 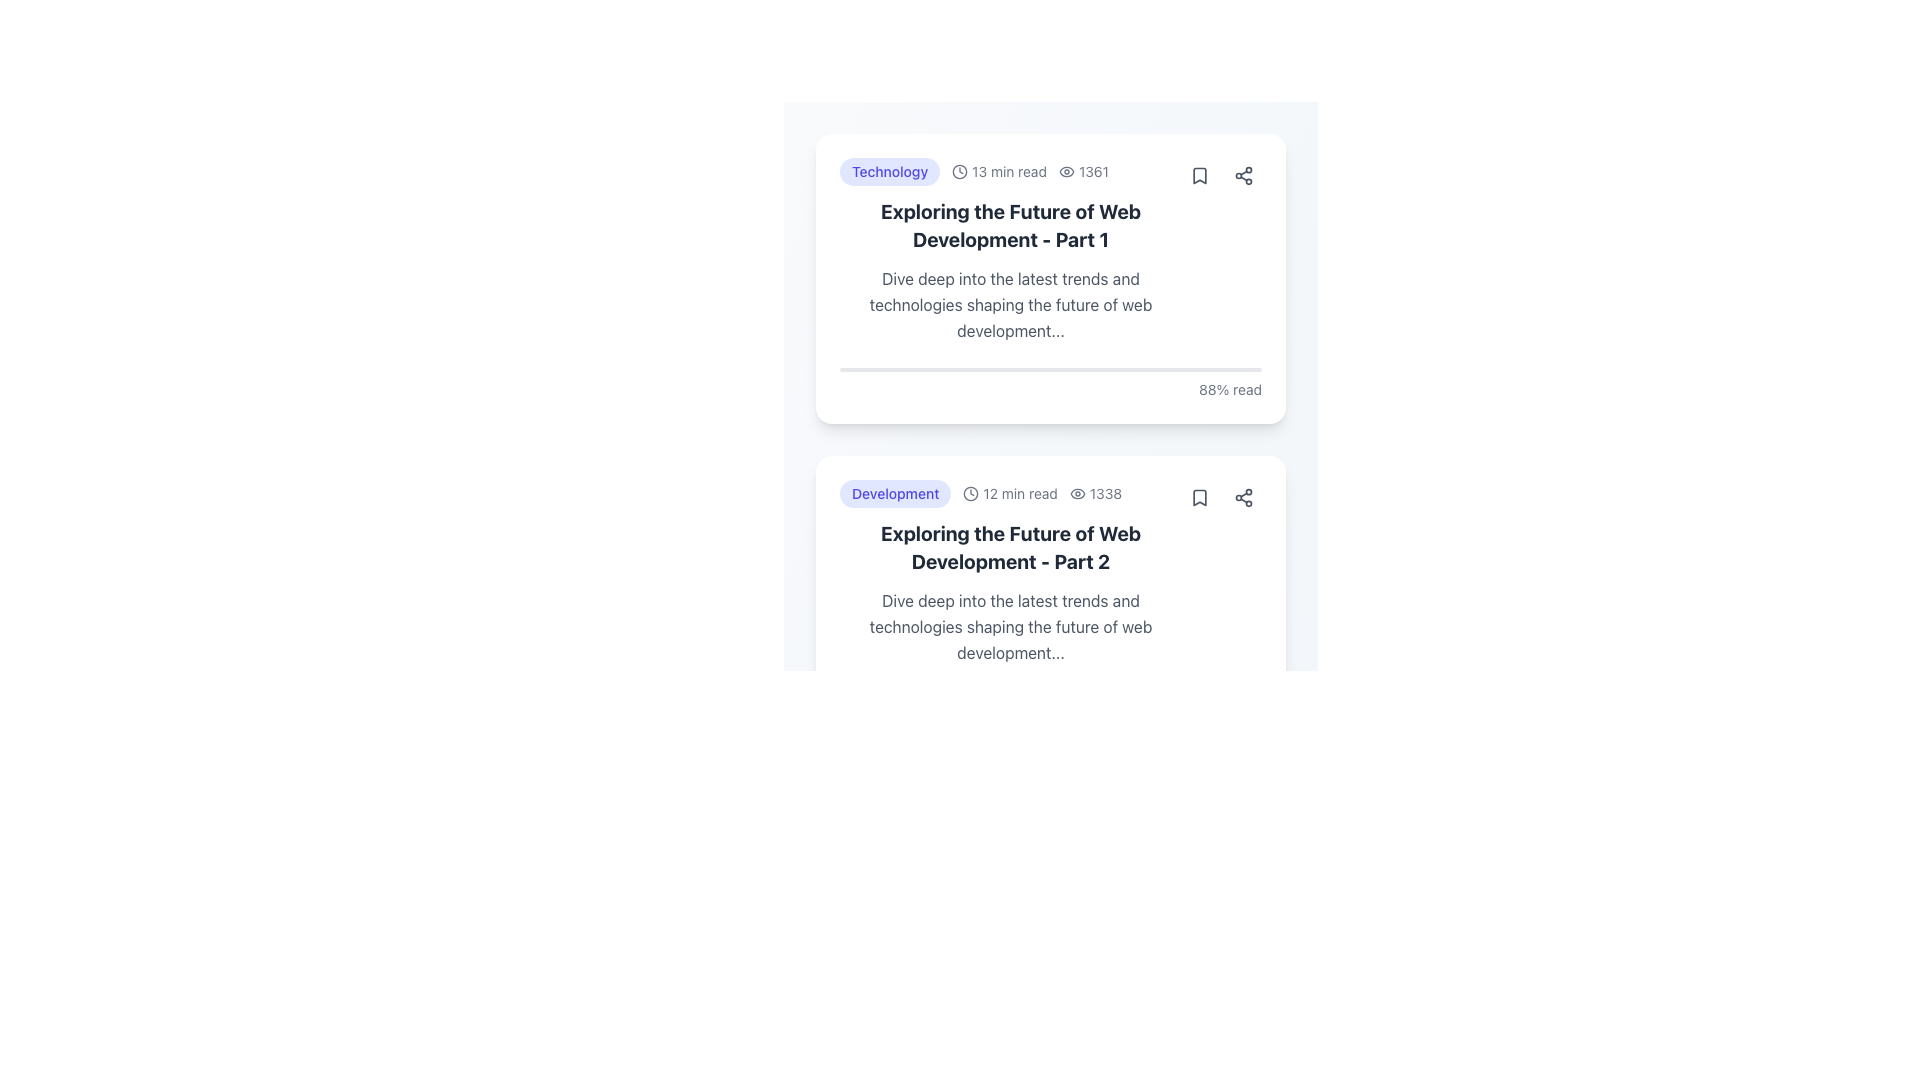 I want to click on the share button located in the top-right corner of the card, which is the second button in a horizontal group next to a bookmark icon, so click(x=1242, y=175).